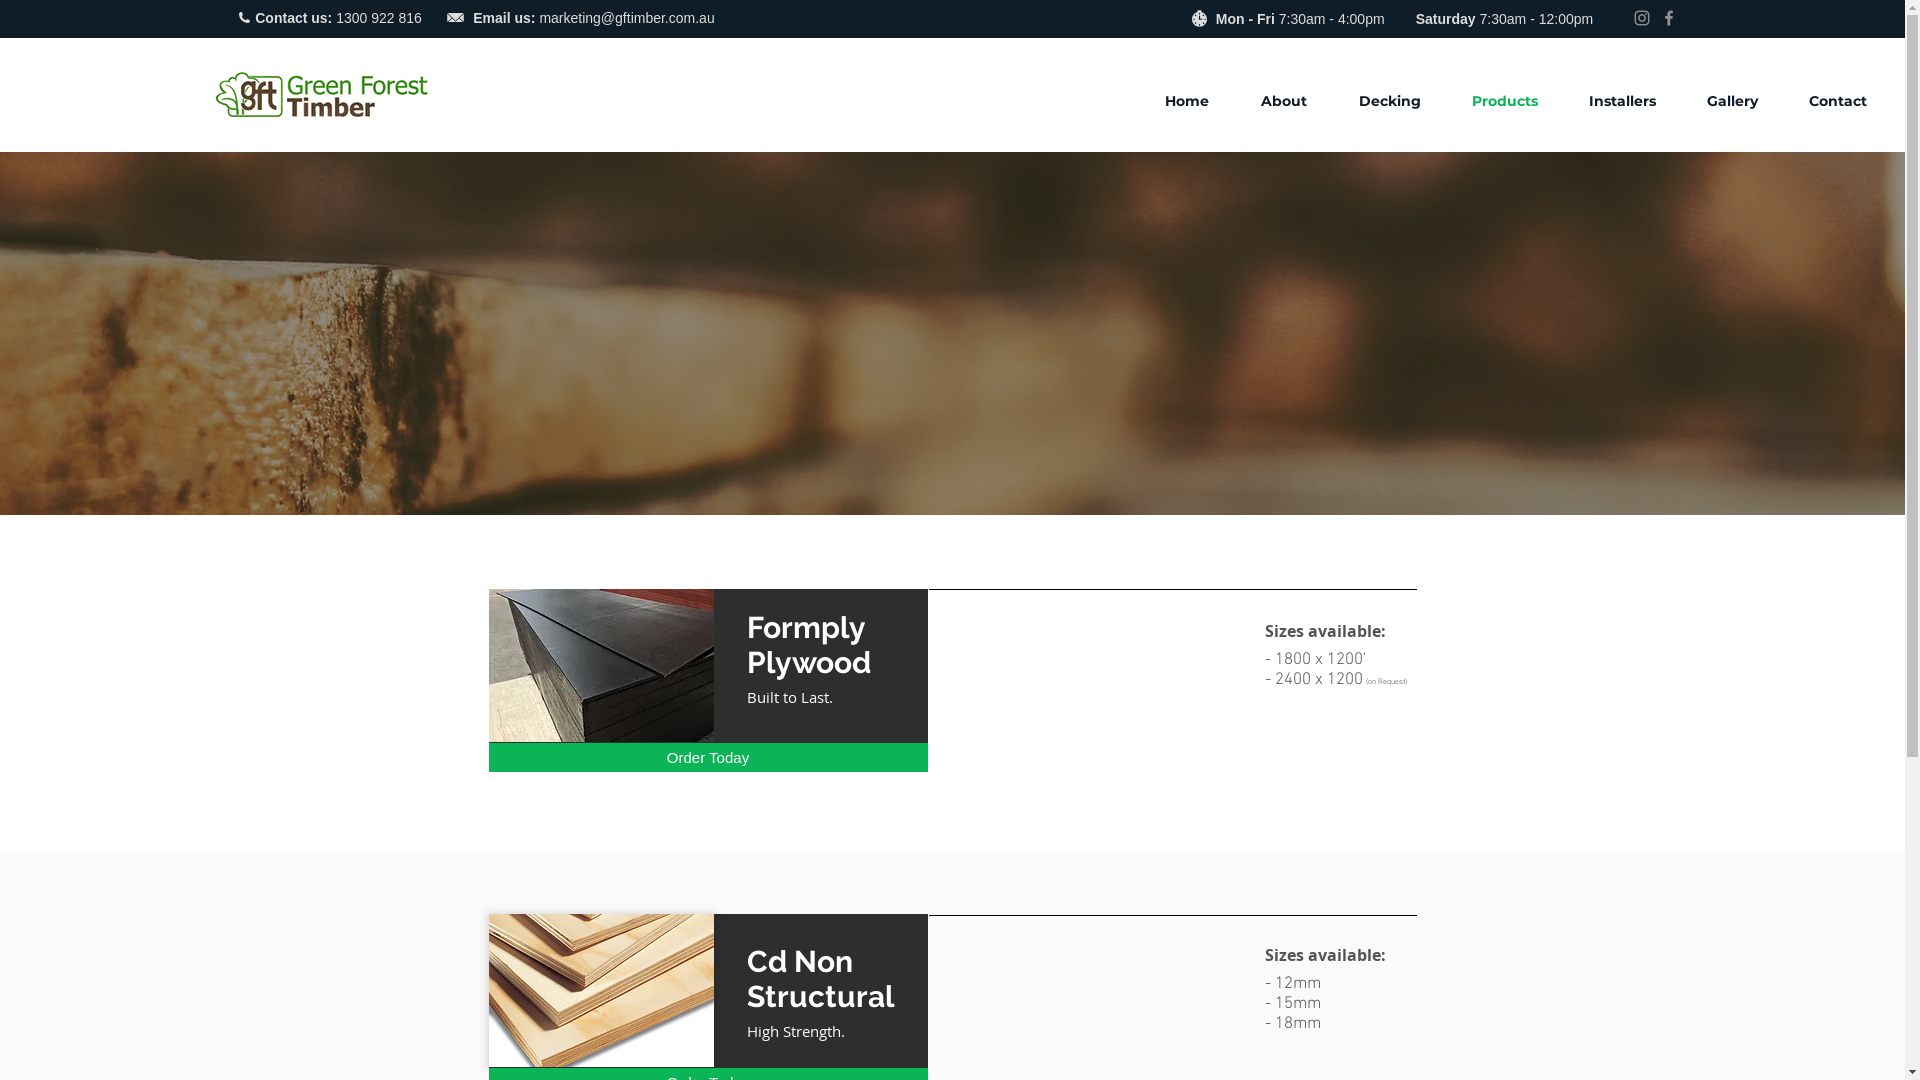 The height and width of the screenshot is (1080, 1920). I want to click on 'Gallery', so click(1690, 100).